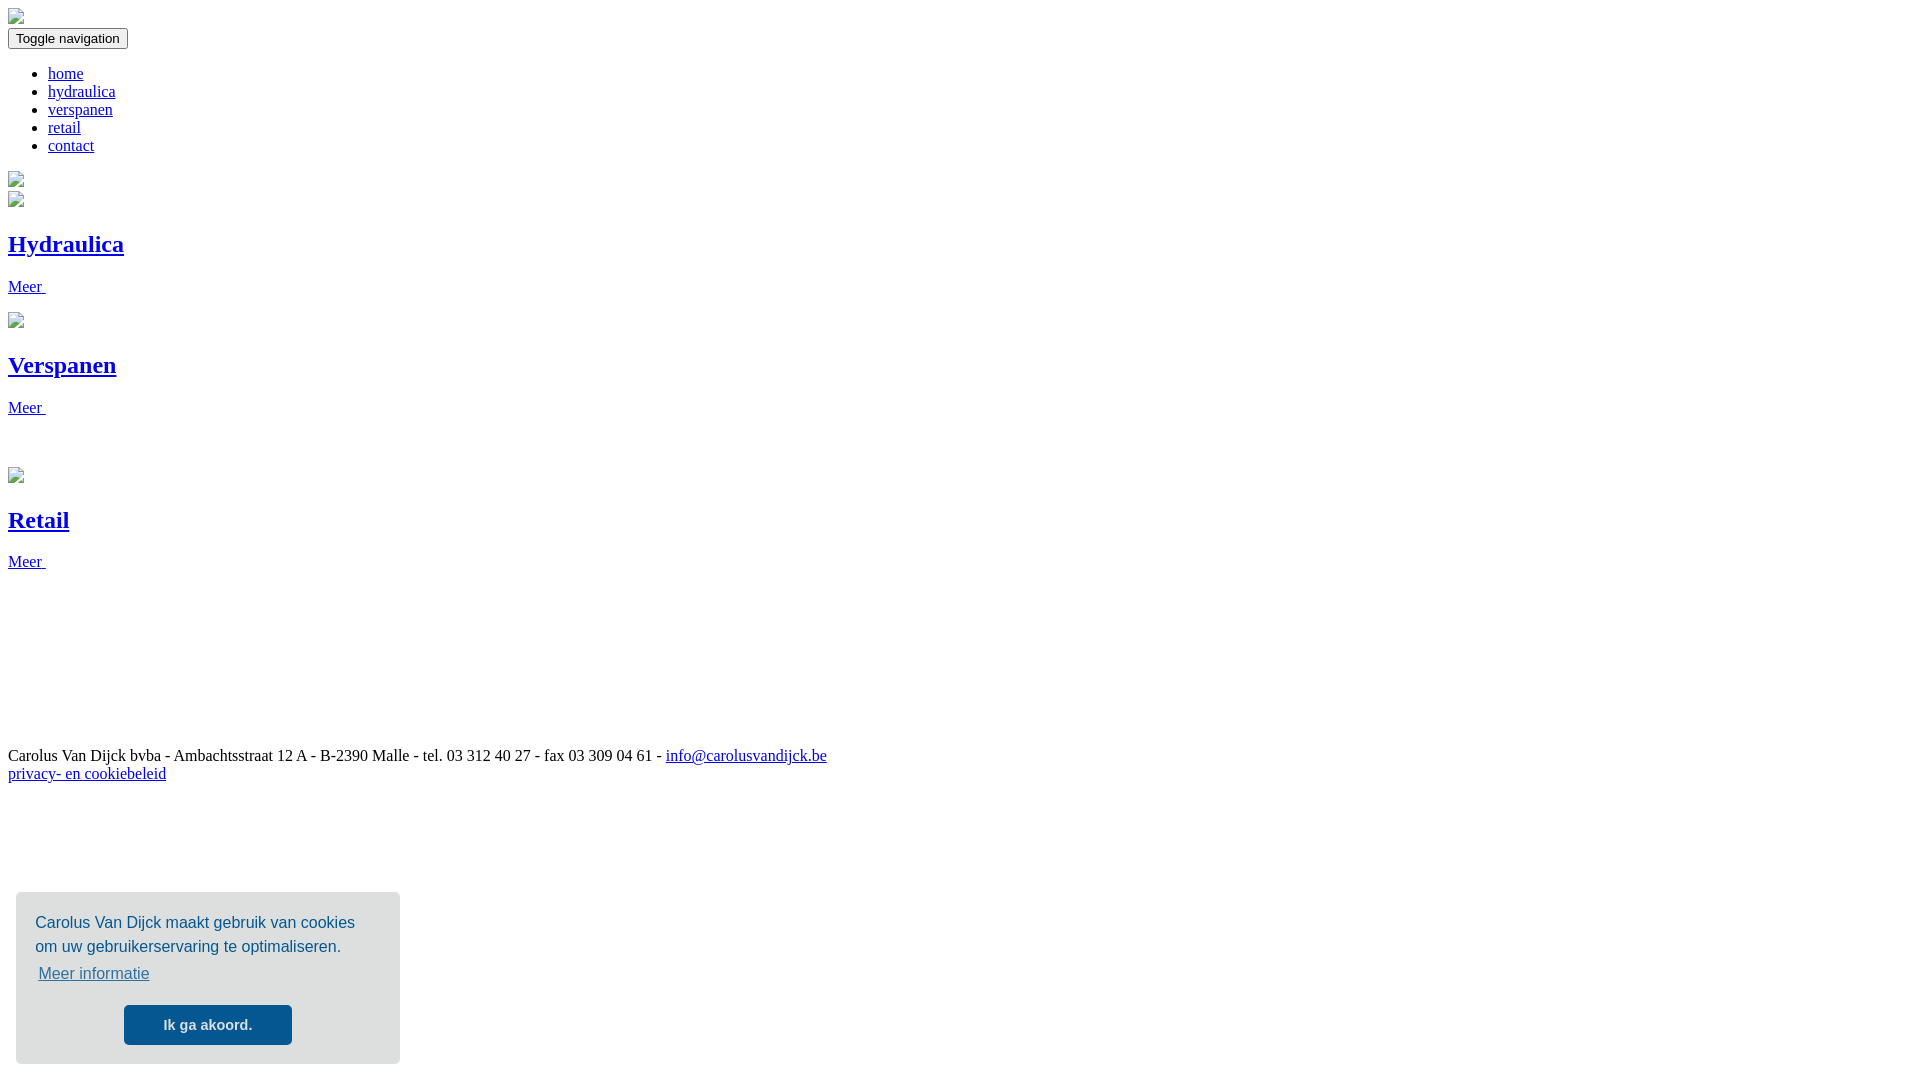  What do you see at coordinates (66, 242) in the screenshot?
I see `'Hydraulica'` at bounding box center [66, 242].